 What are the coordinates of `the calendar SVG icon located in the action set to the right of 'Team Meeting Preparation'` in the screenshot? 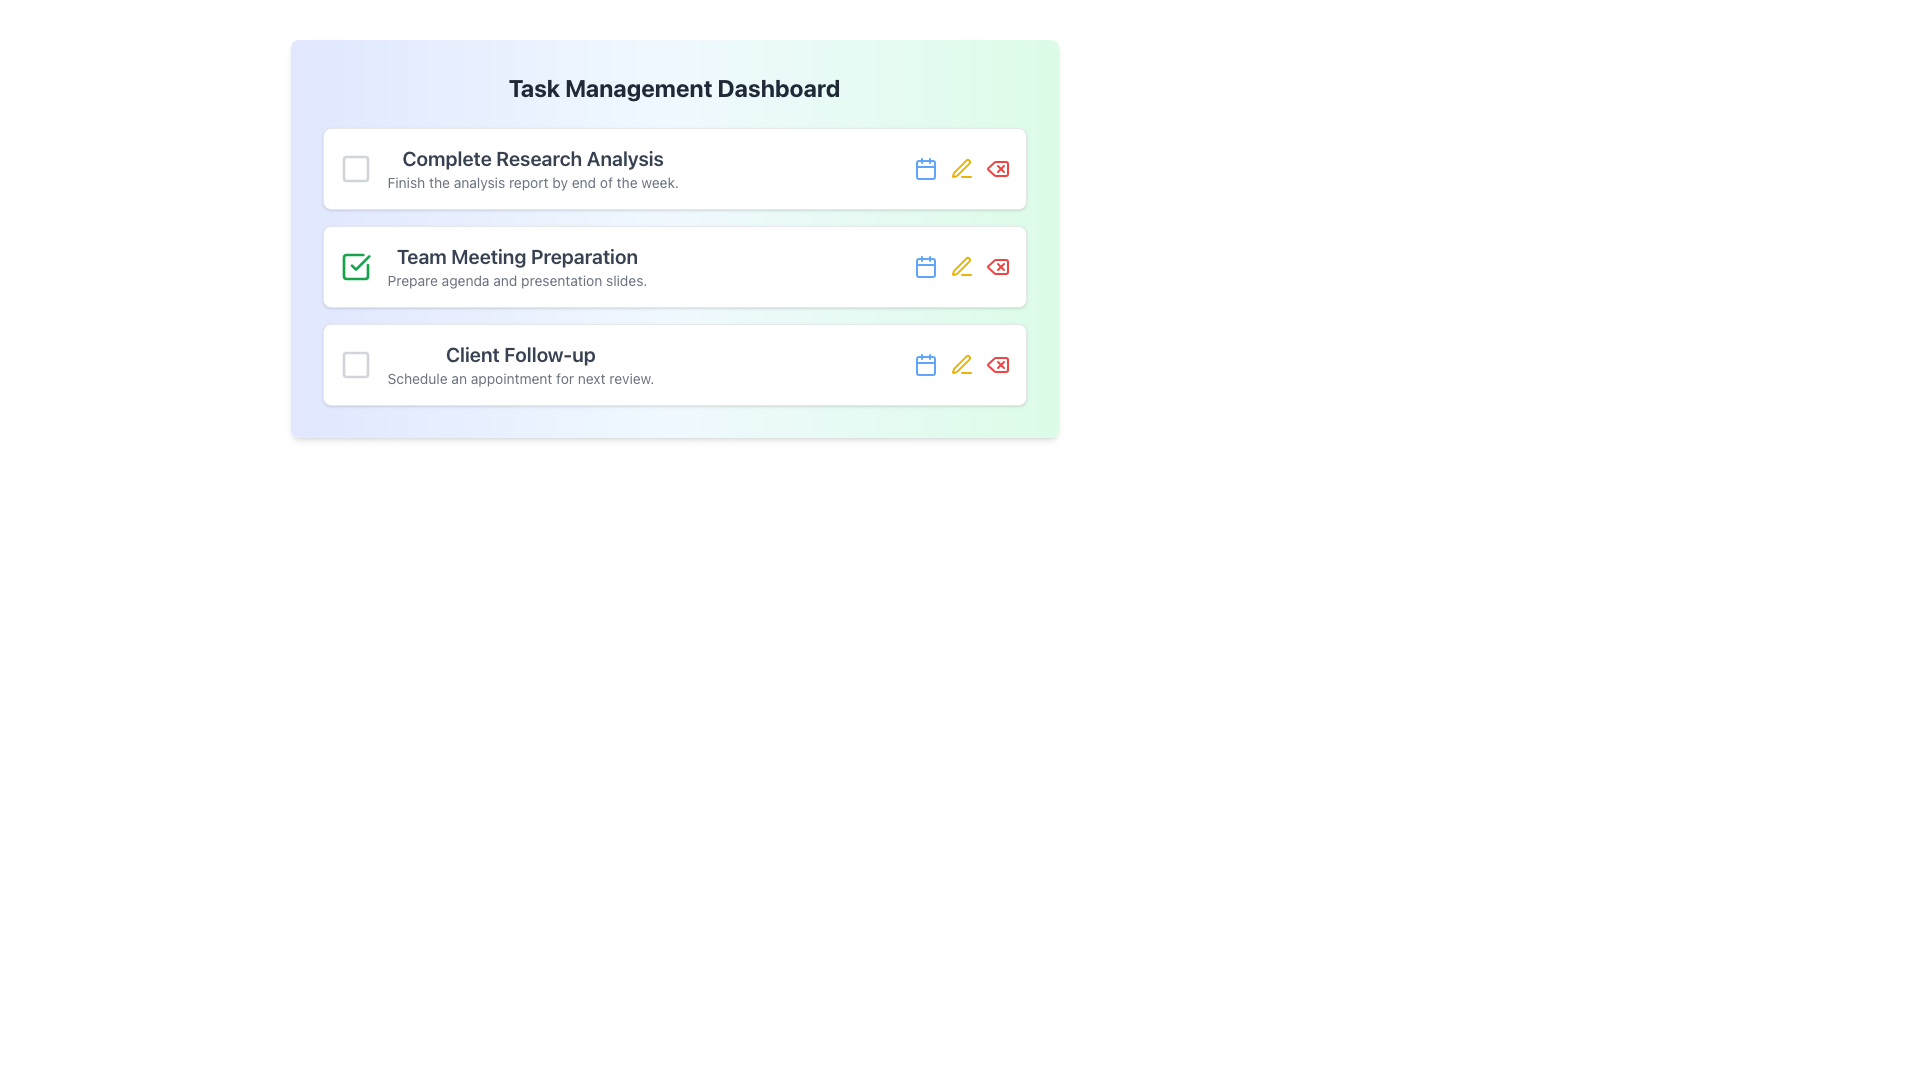 It's located at (924, 266).